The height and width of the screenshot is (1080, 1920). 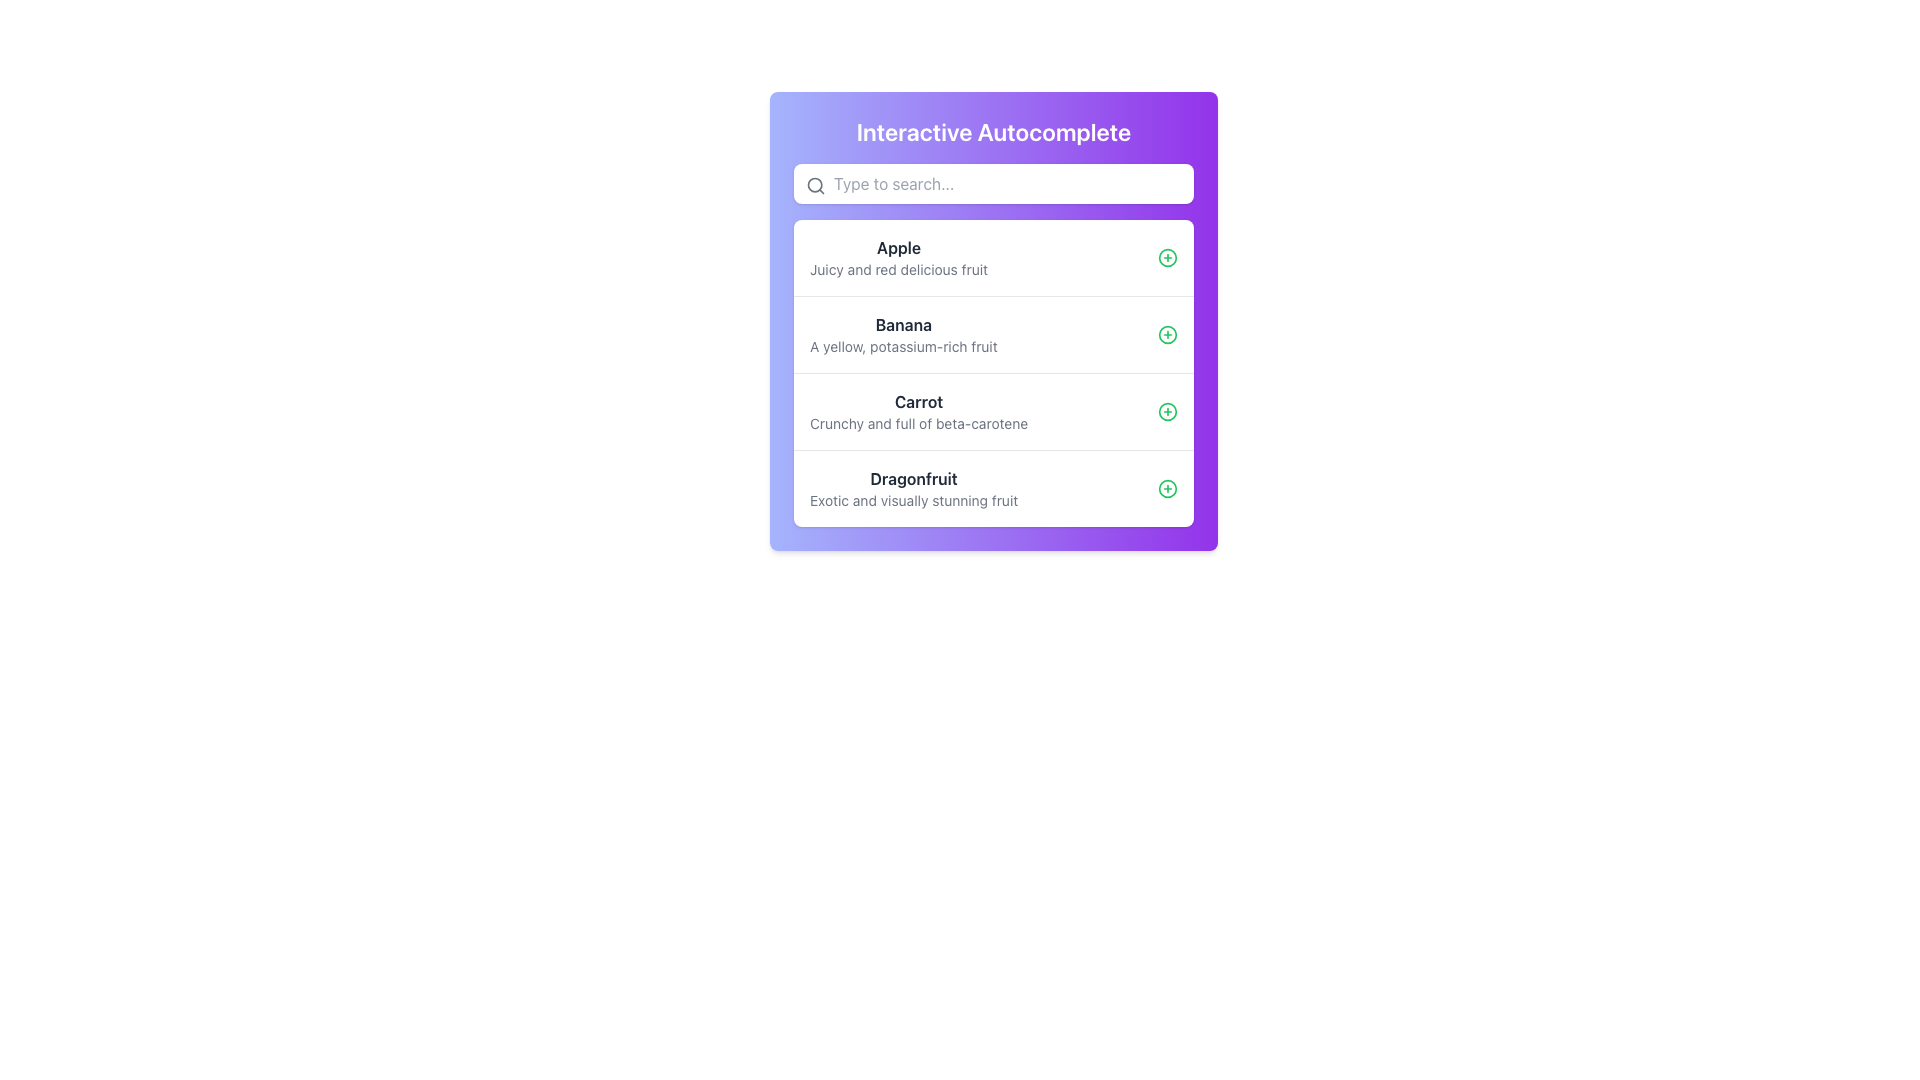 I want to click on the Icon button located at the far right of the row containing the text 'Apple', so click(x=1167, y=257).